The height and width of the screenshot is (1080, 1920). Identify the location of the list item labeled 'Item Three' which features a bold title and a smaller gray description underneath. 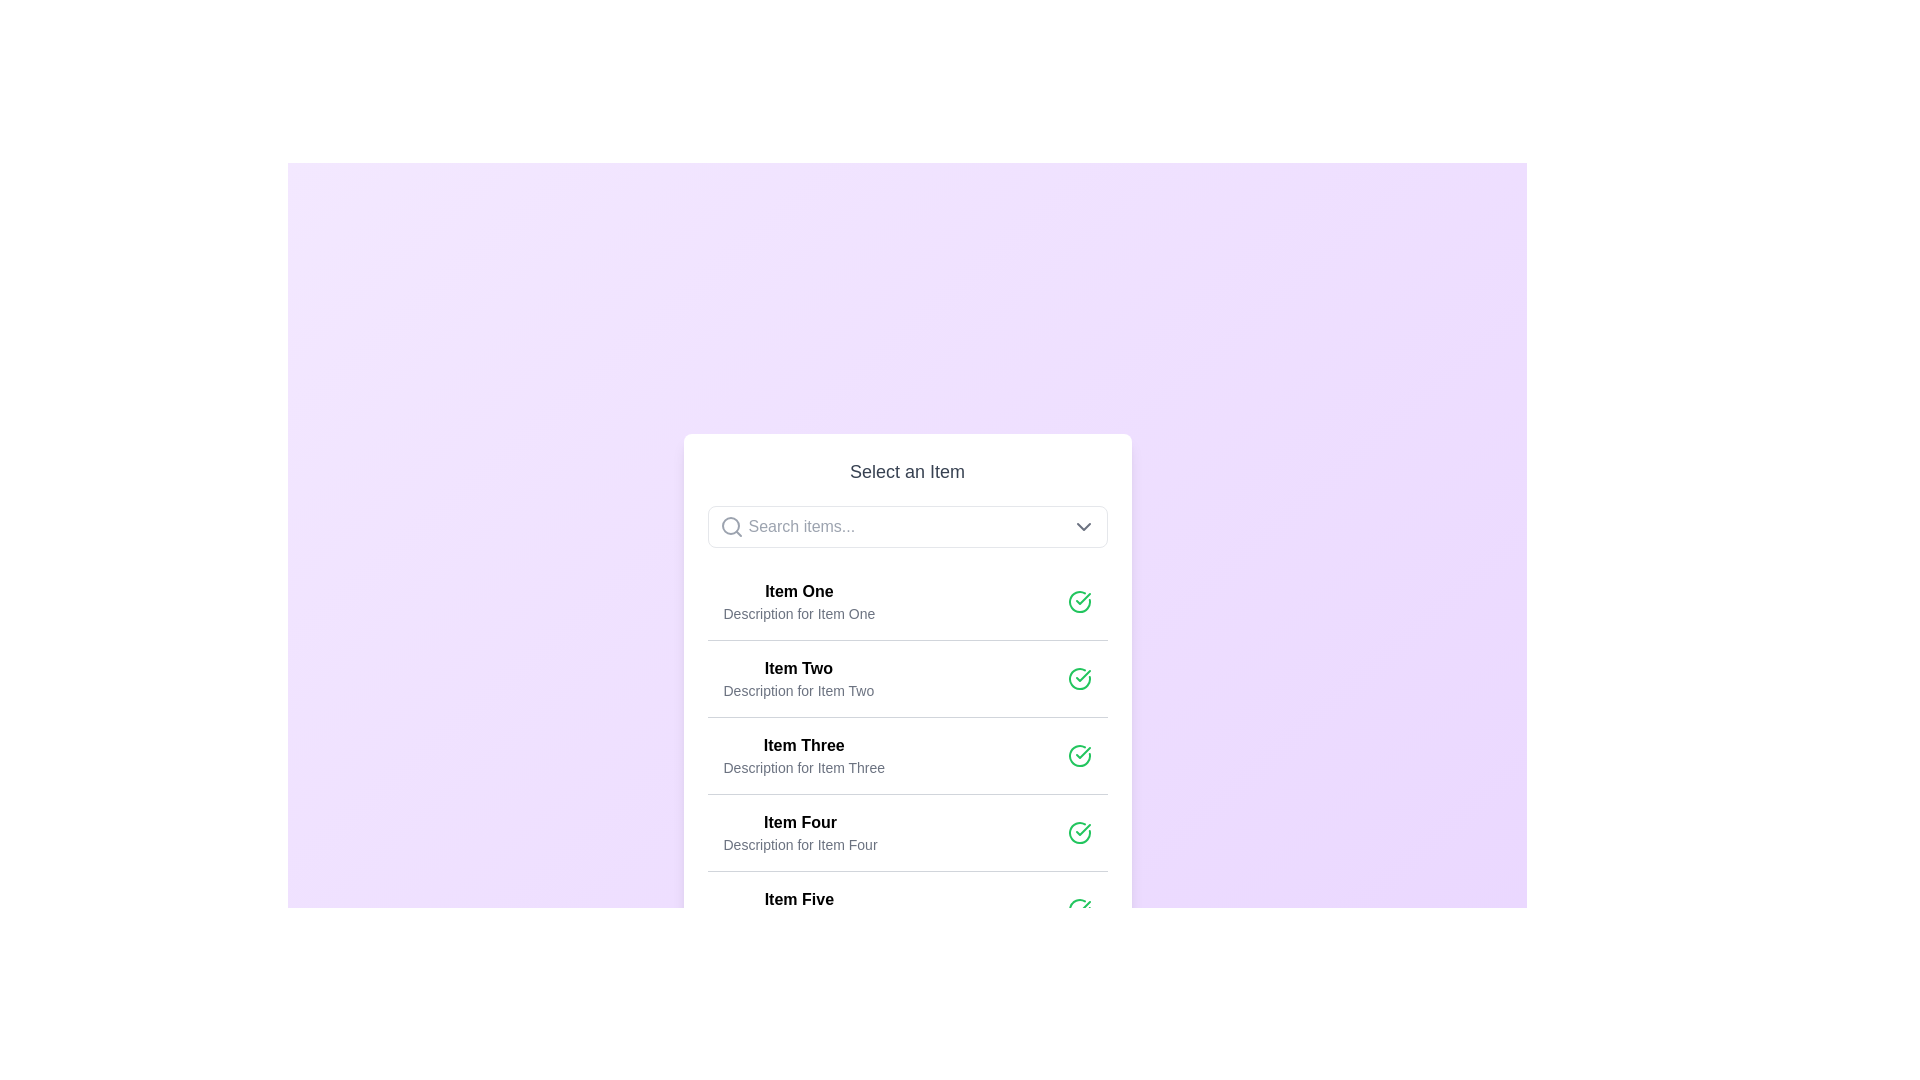
(804, 756).